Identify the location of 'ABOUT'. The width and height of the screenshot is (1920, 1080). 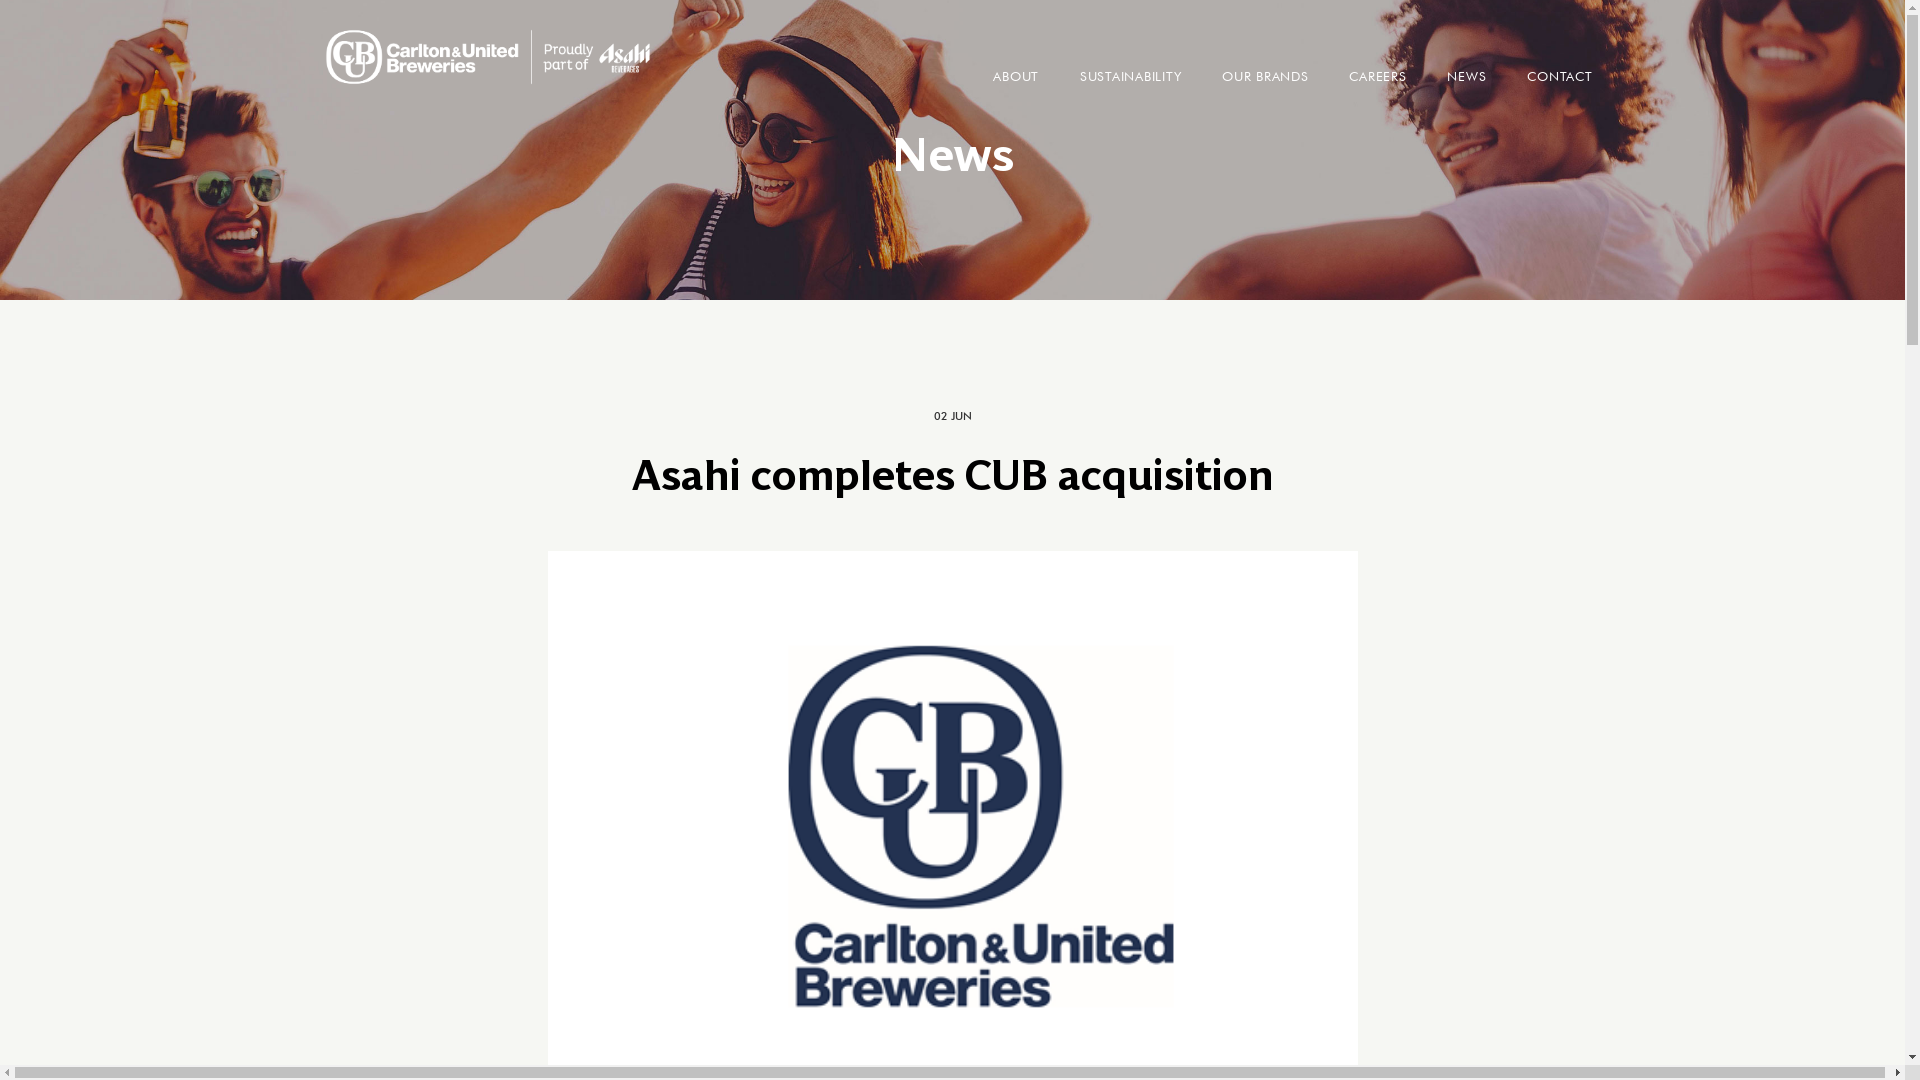
(1016, 83).